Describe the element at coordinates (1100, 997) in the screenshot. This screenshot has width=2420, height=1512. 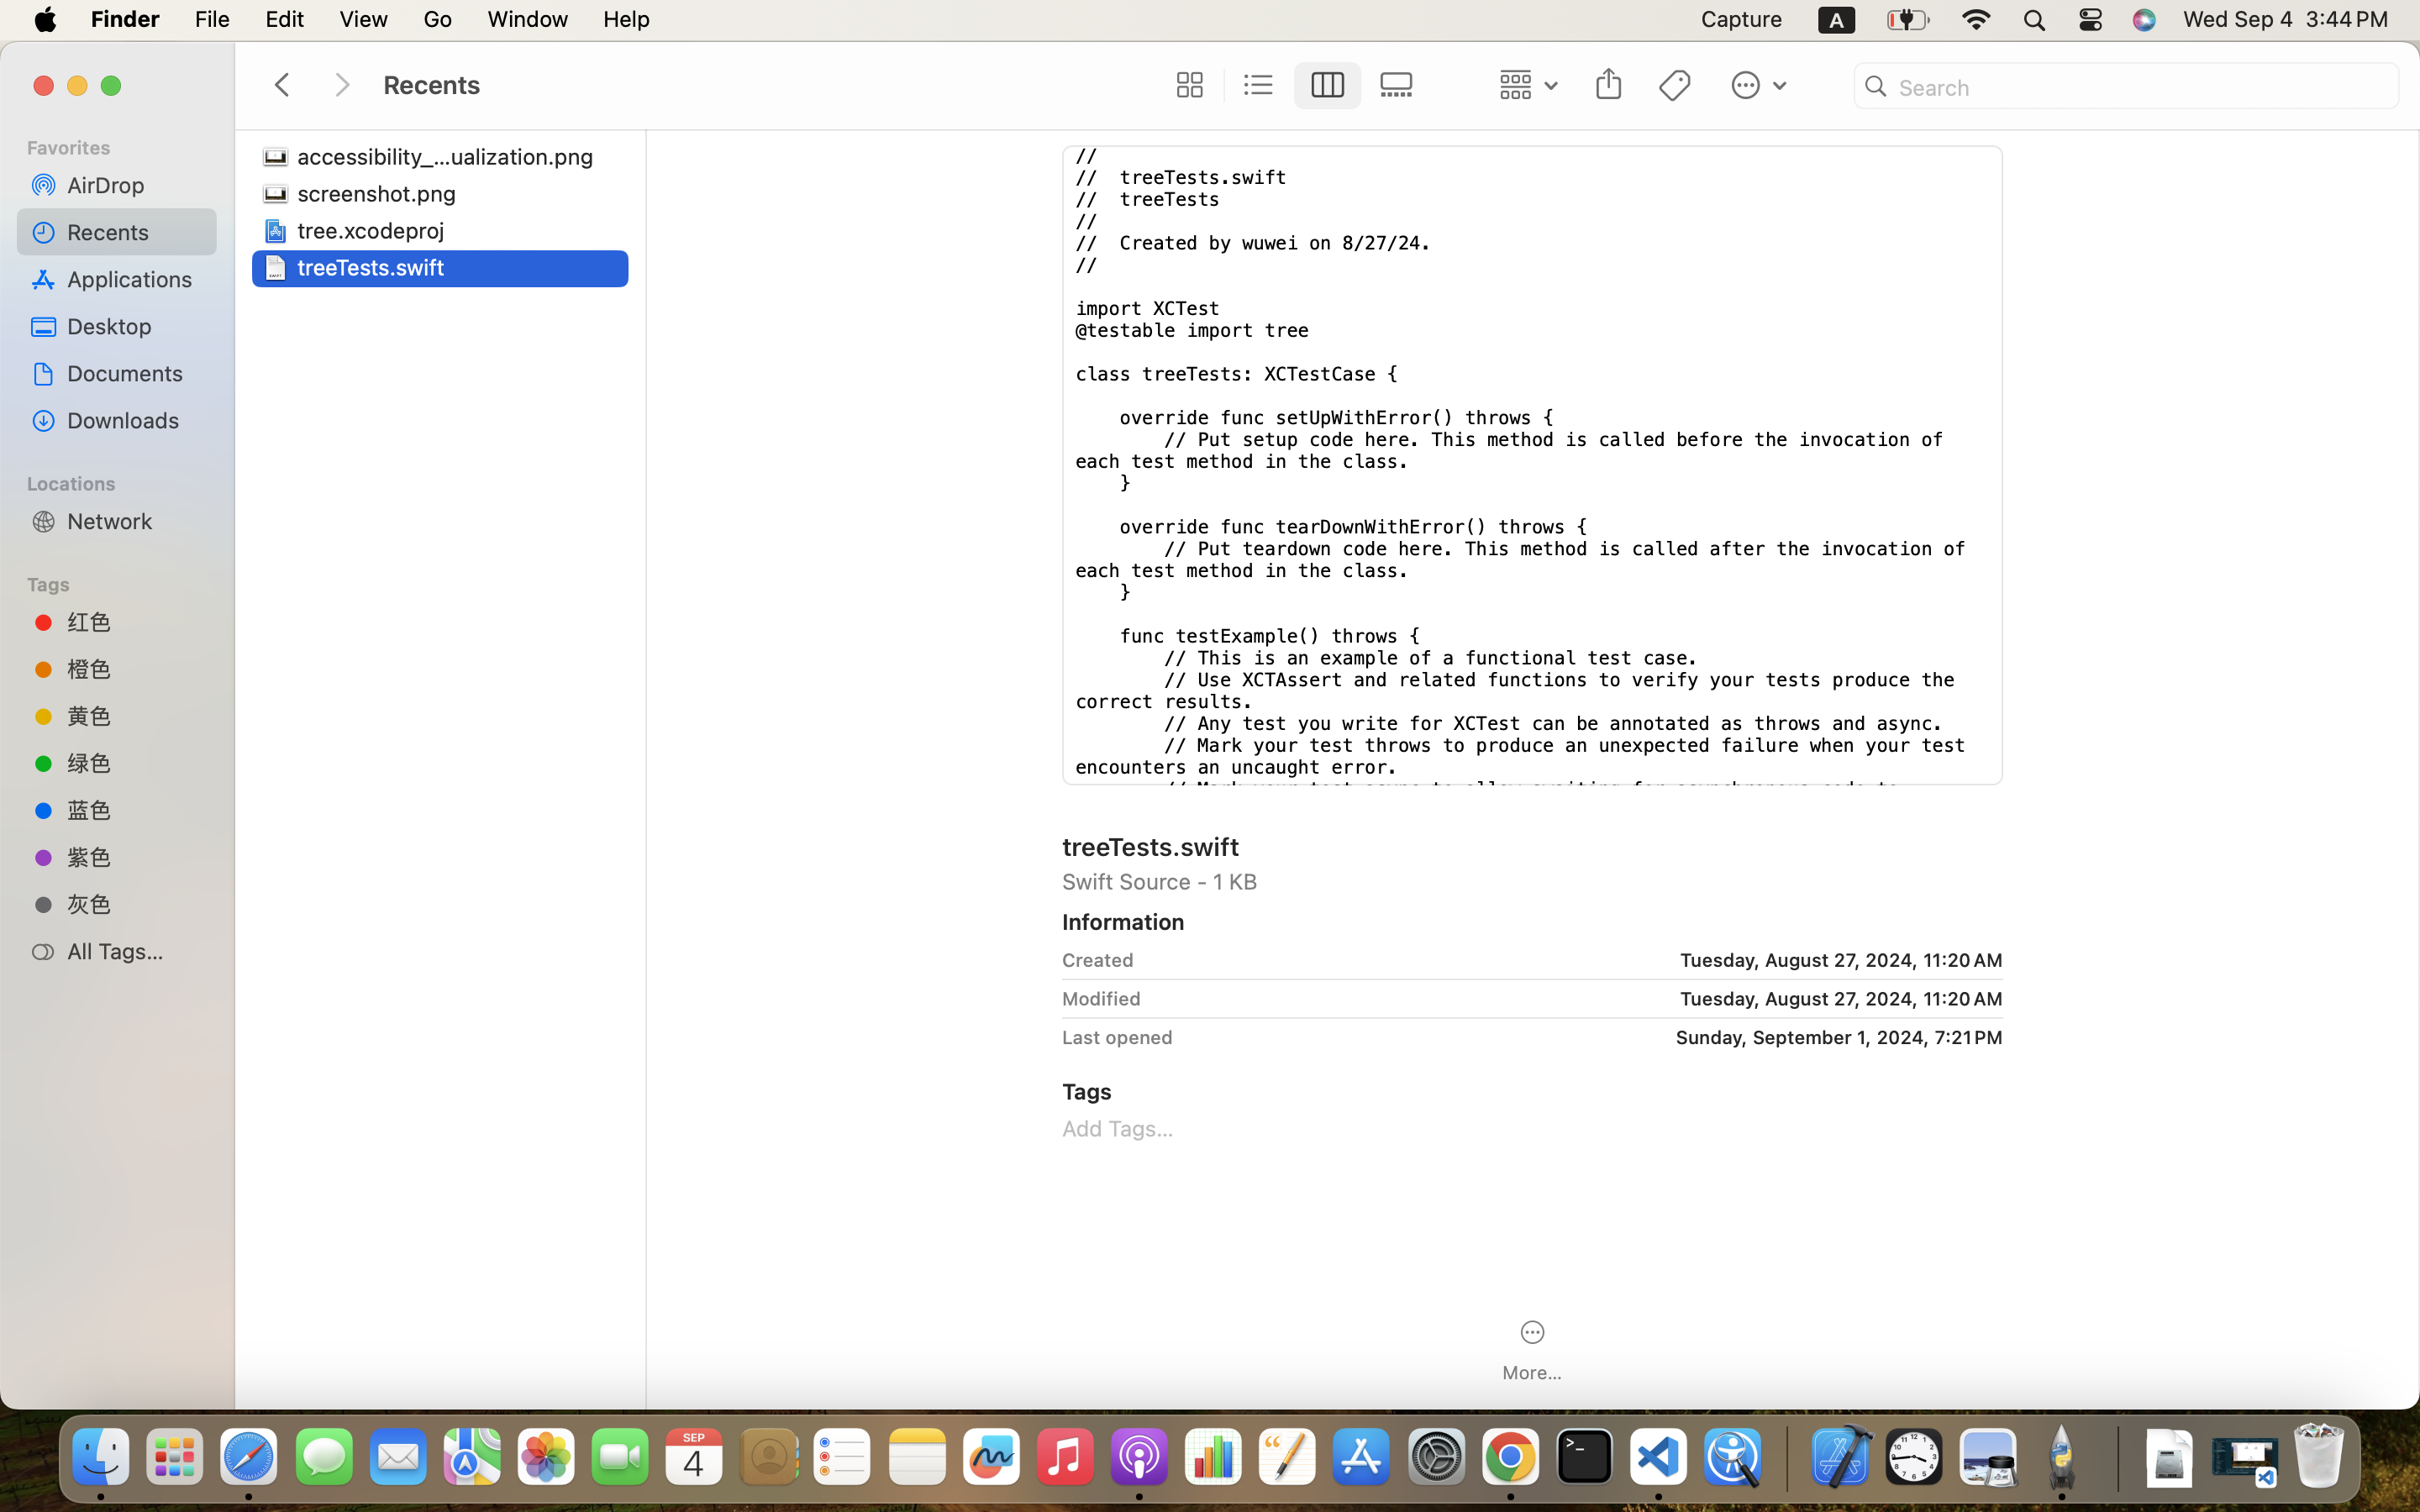
I see `'Modified'` at that location.